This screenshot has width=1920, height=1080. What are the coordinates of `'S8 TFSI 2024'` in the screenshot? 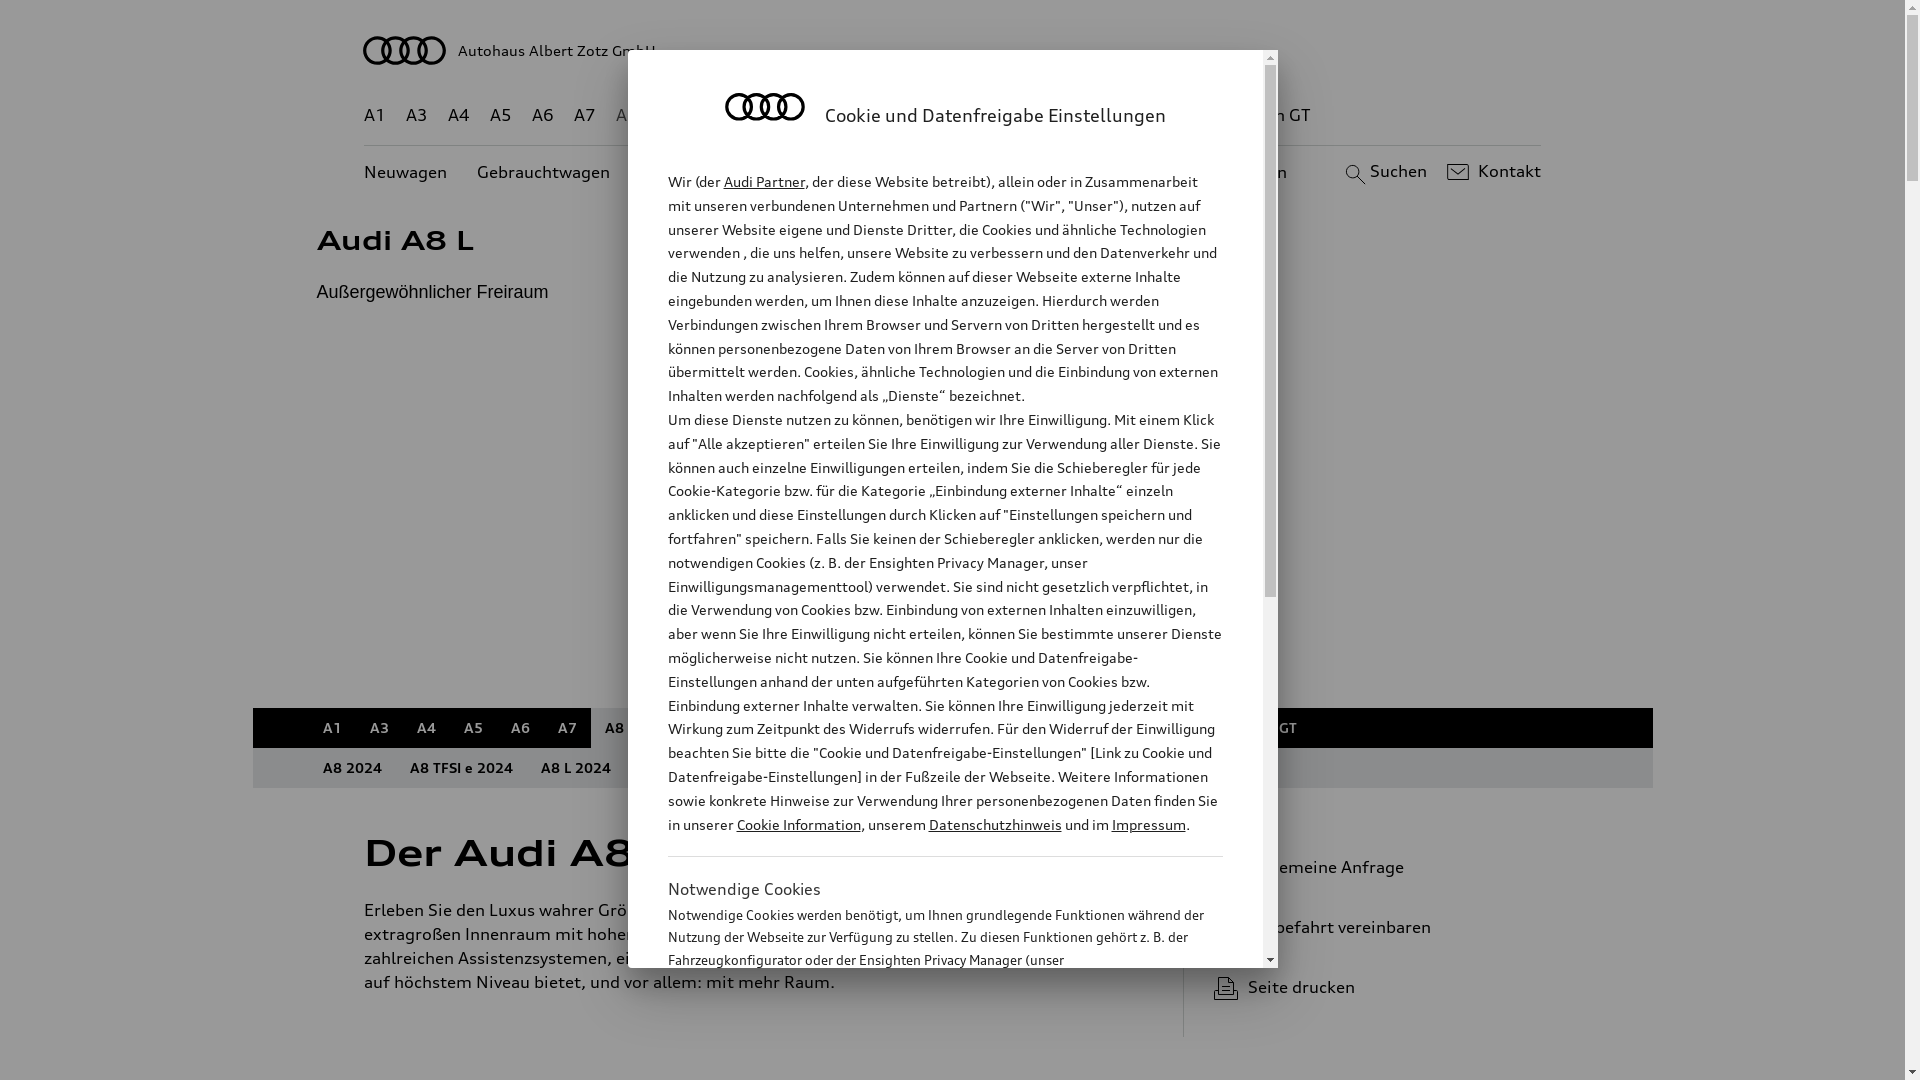 It's located at (824, 766).